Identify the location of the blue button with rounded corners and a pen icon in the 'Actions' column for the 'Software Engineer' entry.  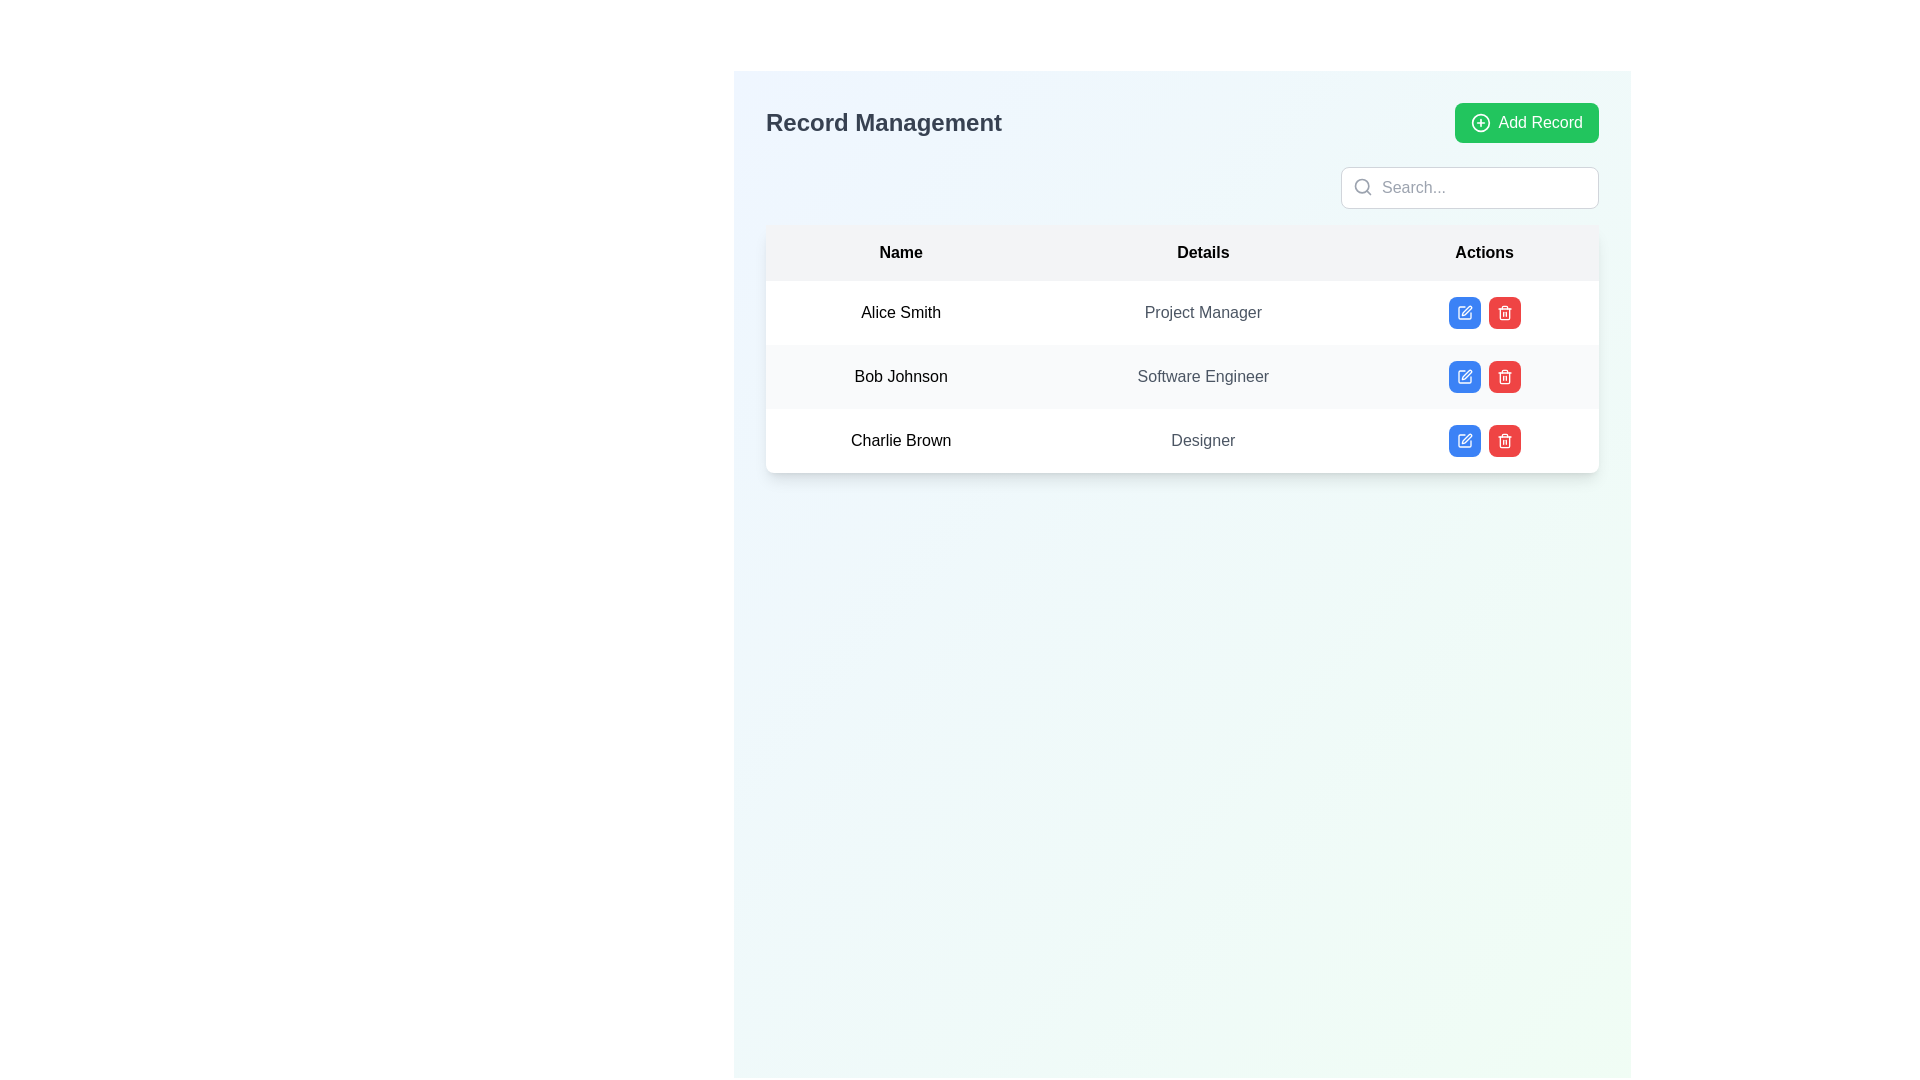
(1464, 377).